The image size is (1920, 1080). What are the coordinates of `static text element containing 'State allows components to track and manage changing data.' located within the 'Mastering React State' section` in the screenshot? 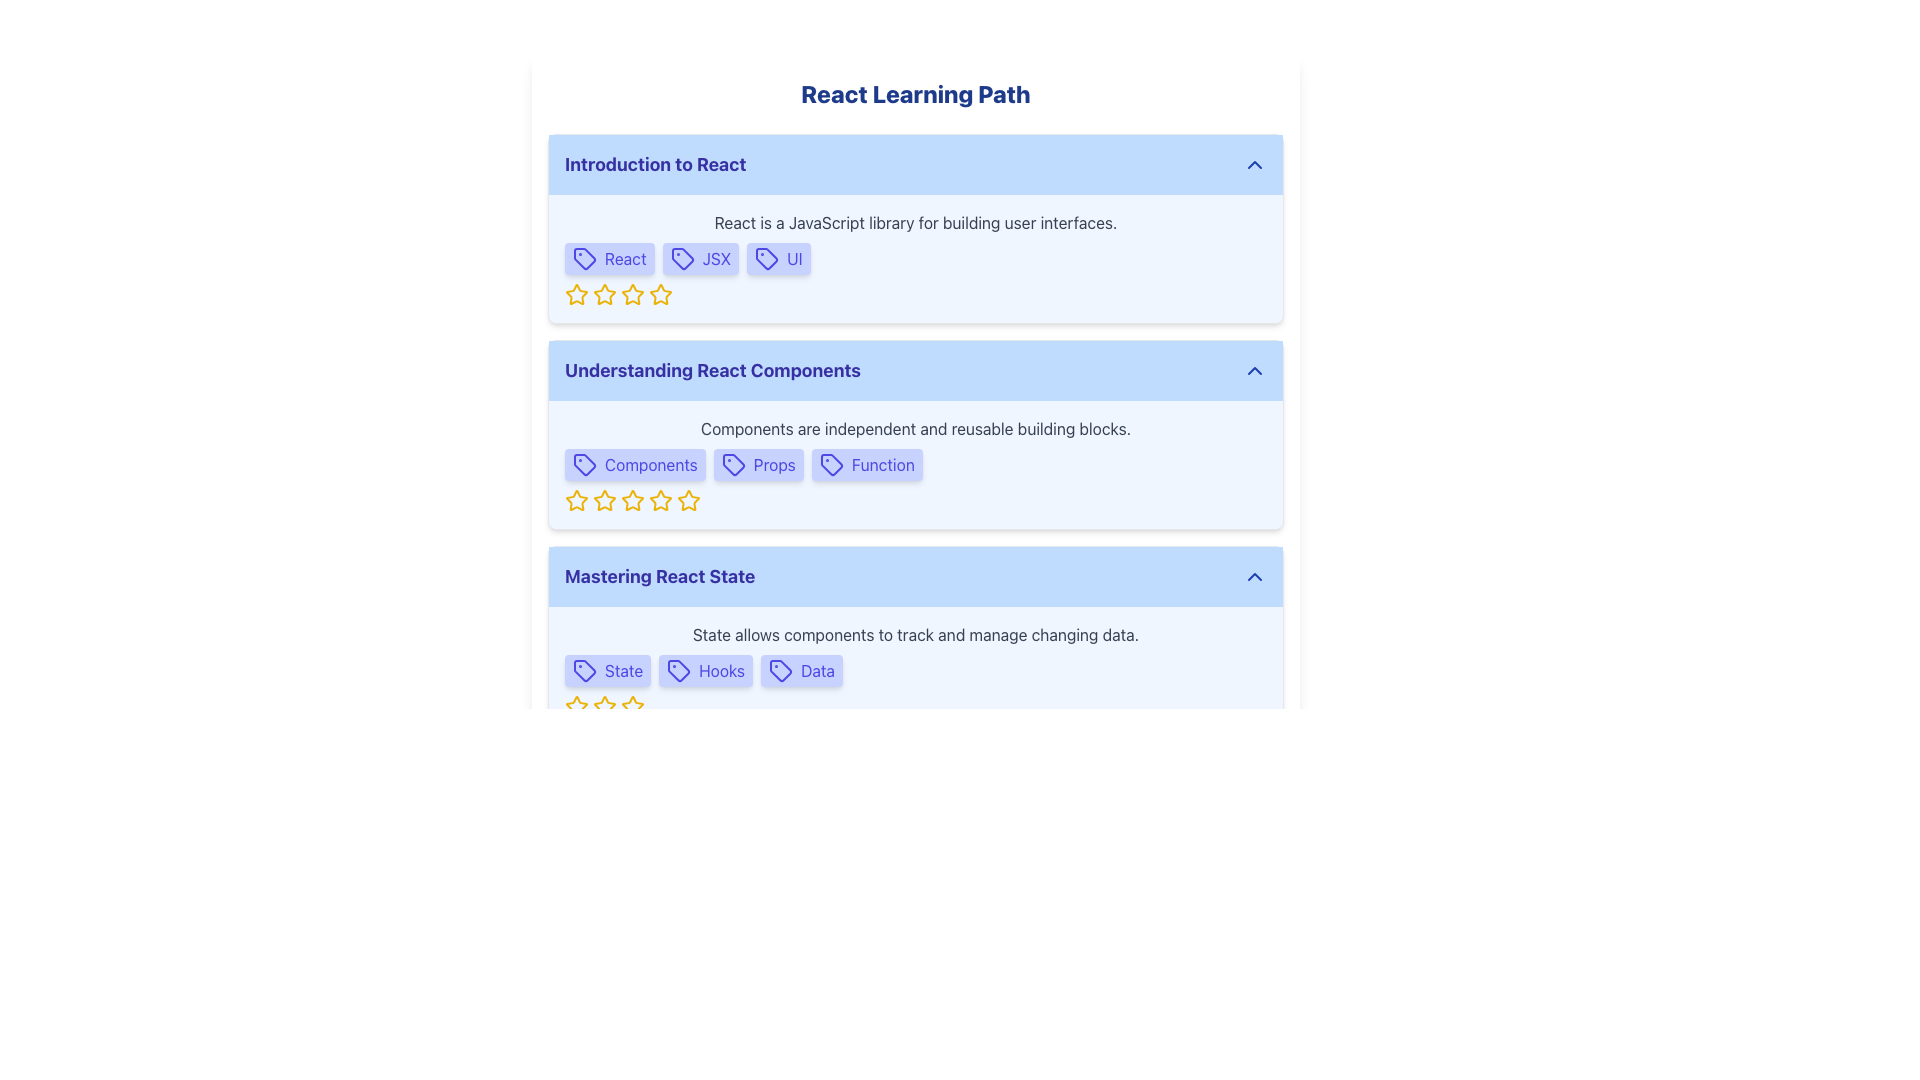 It's located at (915, 635).